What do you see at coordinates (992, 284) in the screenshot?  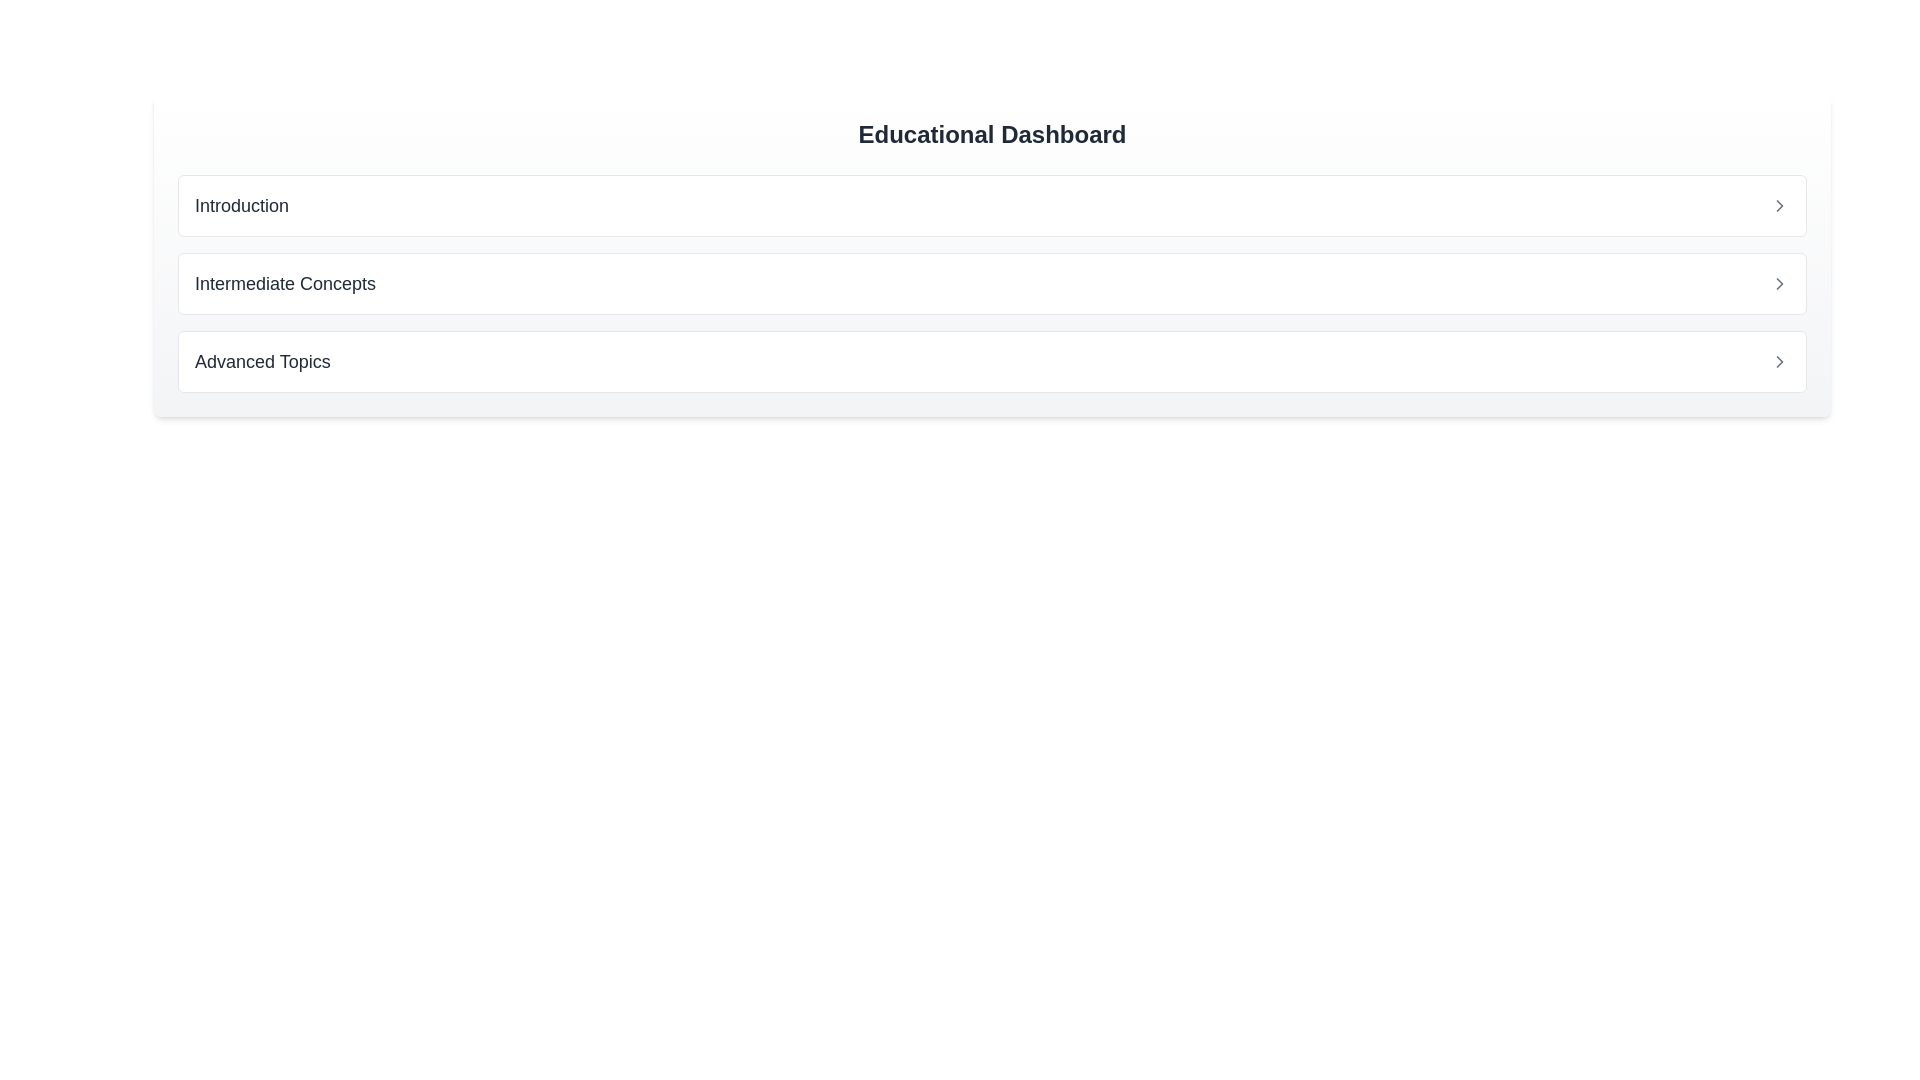 I see `the interactive list item labeled 'Intermediate Concepts'` at bounding box center [992, 284].